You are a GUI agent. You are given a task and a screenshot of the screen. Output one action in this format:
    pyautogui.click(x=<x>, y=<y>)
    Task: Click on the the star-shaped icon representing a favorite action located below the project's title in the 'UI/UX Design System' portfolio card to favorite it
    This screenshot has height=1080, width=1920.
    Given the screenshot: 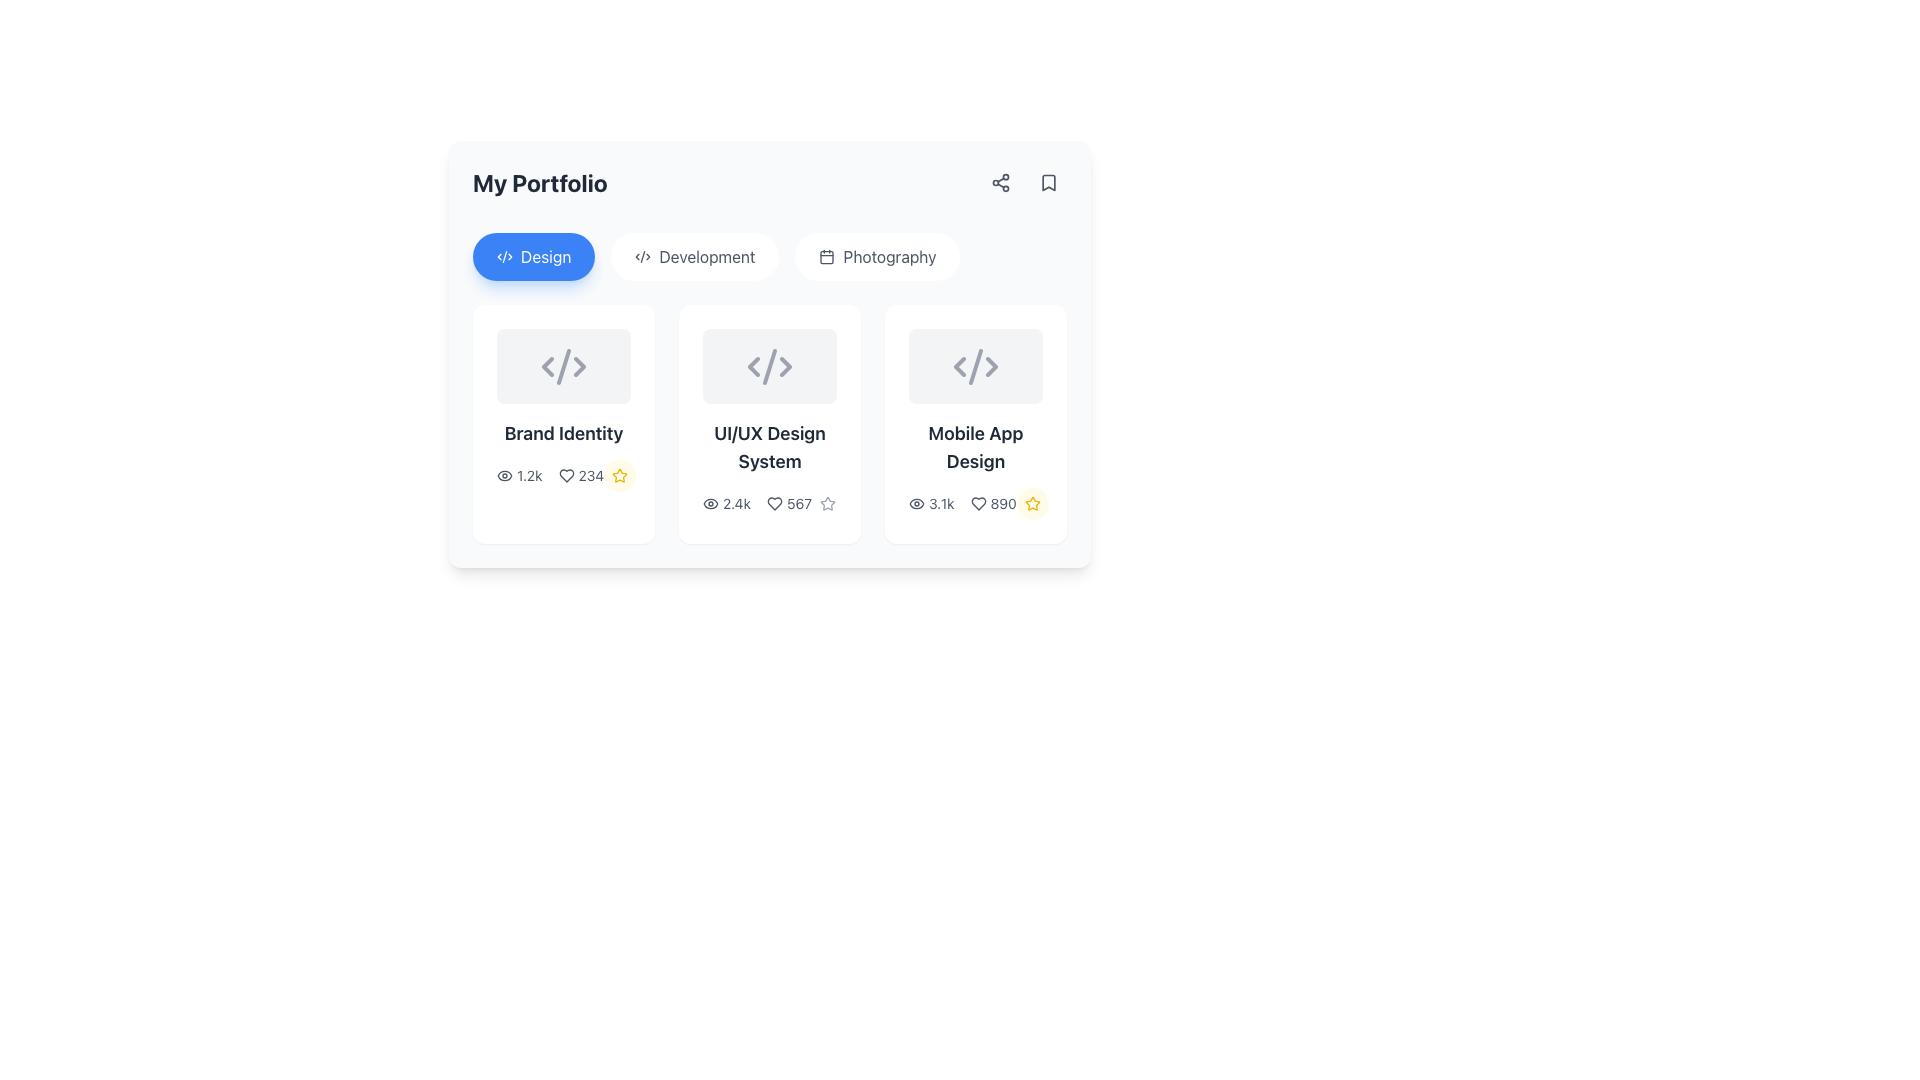 What is the action you would take?
    pyautogui.click(x=828, y=503)
    